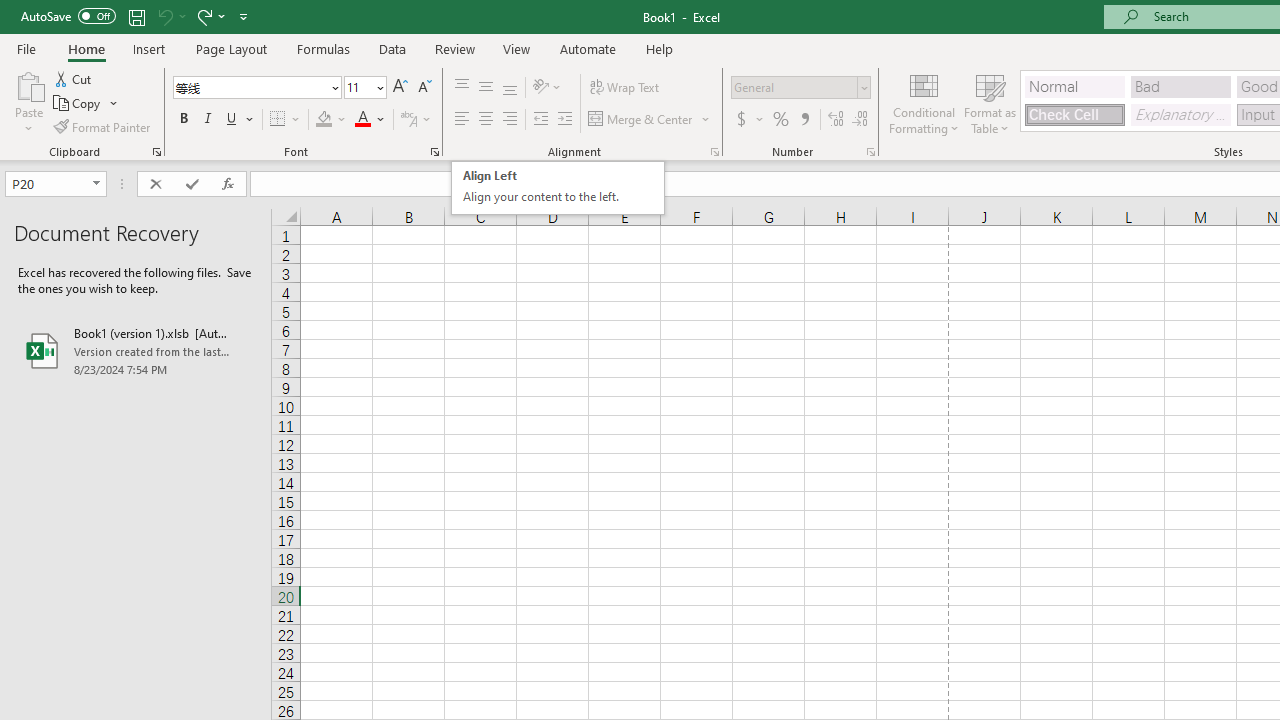 The height and width of the screenshot is (720, 1280). What do you see at coordinates (240, 119) in the screenshot?
I see `'Underline'` at bounding box center [240, 119].